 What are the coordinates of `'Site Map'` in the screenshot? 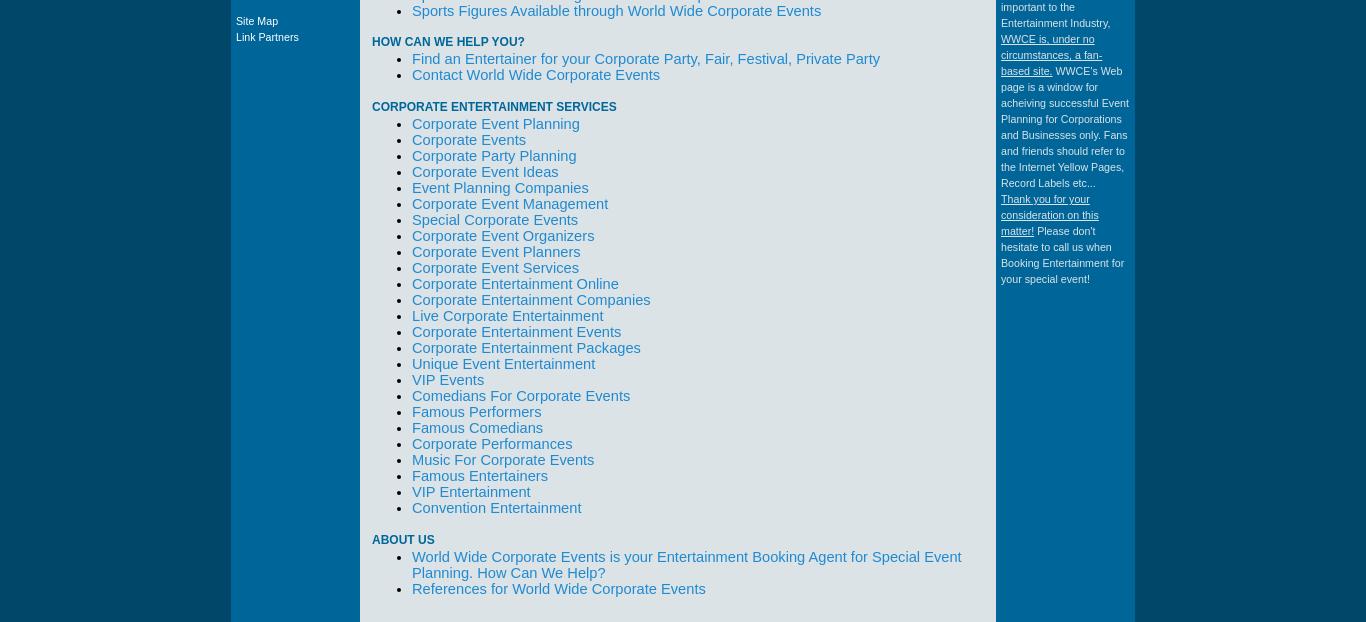 It's located at (256, 19).